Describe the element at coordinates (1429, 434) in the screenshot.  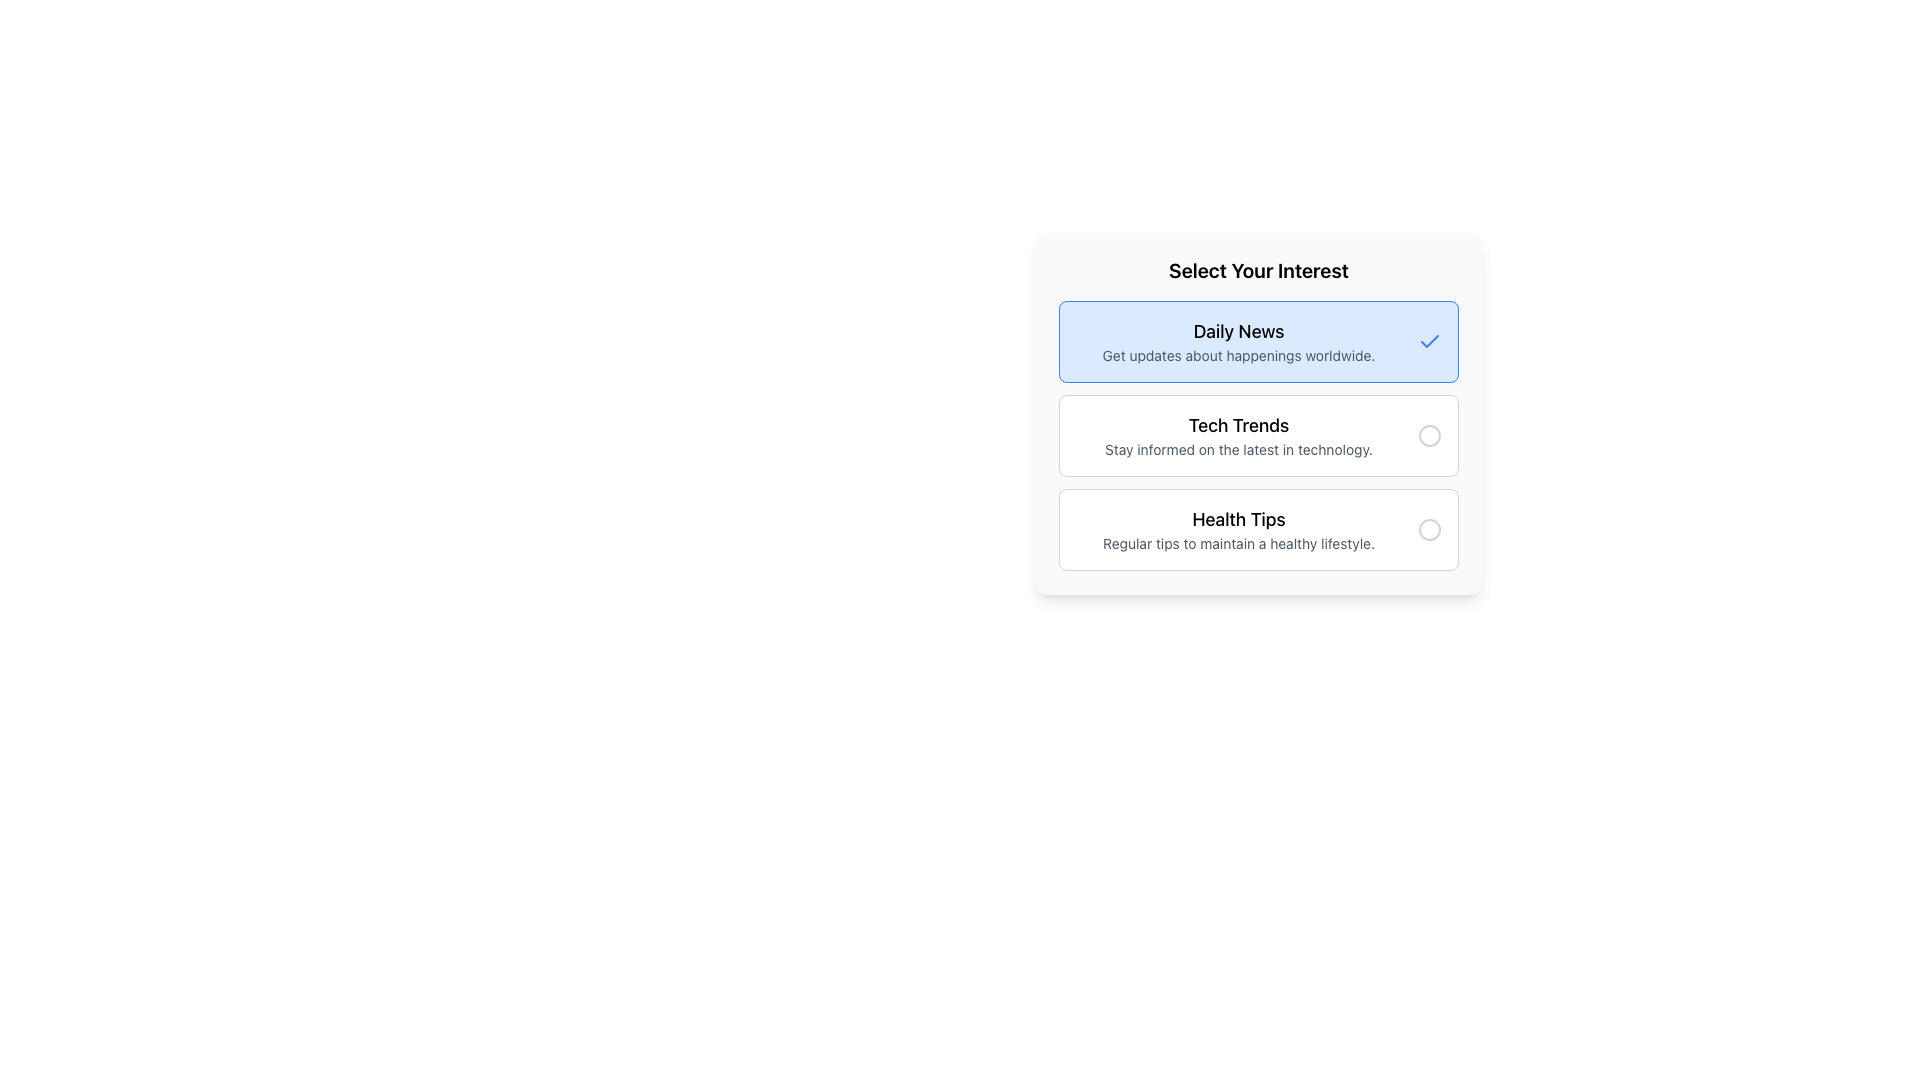
I see `the circular radio button indicator located at the center right of the 'Tech Trends' option` at that location.